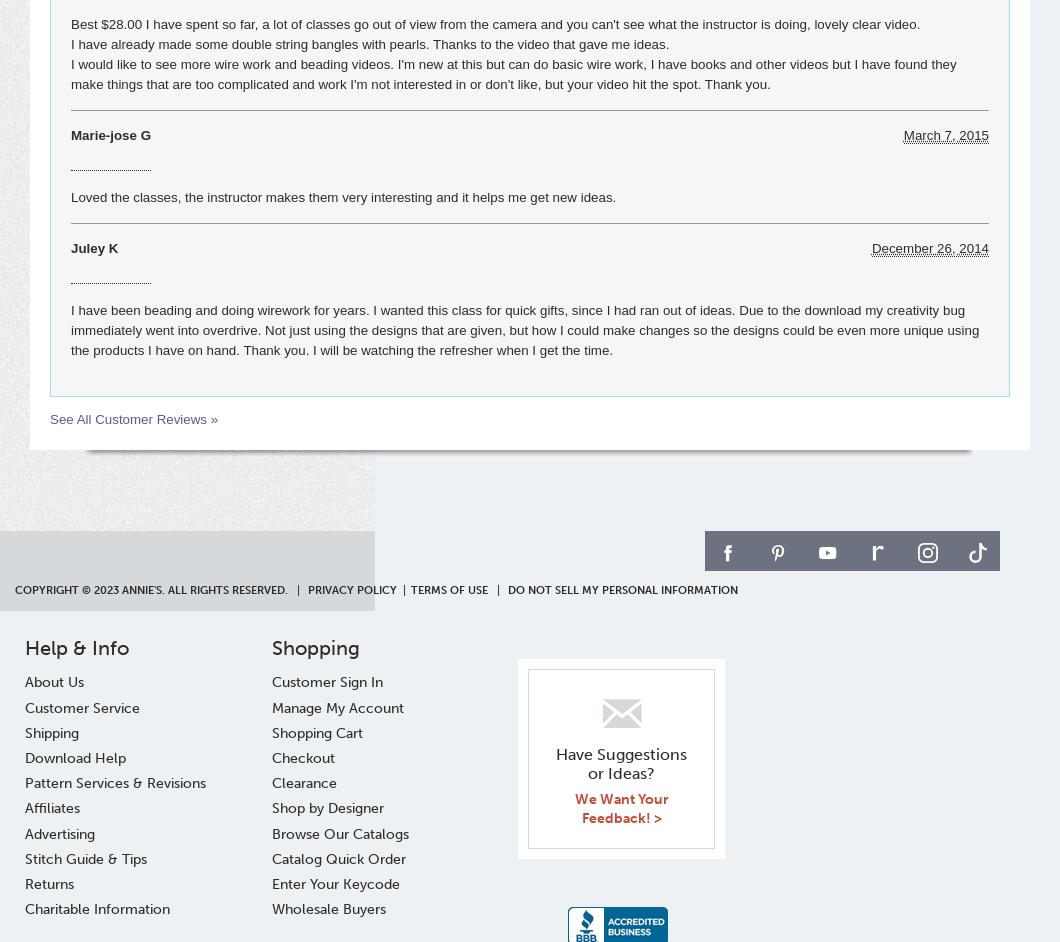 The width and height of the screenshot is (1060, 942). What do you see at coordinates (71, 44) in the screenshot?
I see `'I have already made some double string bangles with pearls. Thanks to the video that gave me ideas.'` at bounding box center [71, 44].